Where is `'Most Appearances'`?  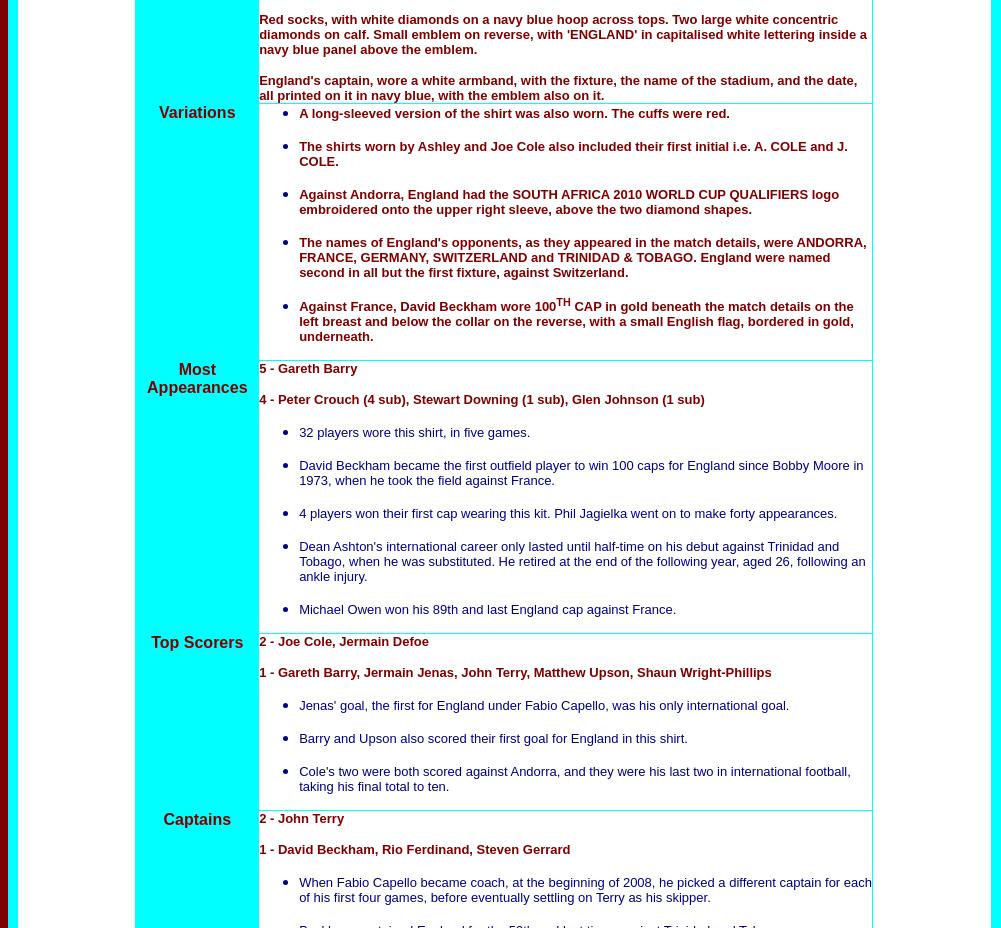 'Most Appearances' is located at coordinates (196, 378).